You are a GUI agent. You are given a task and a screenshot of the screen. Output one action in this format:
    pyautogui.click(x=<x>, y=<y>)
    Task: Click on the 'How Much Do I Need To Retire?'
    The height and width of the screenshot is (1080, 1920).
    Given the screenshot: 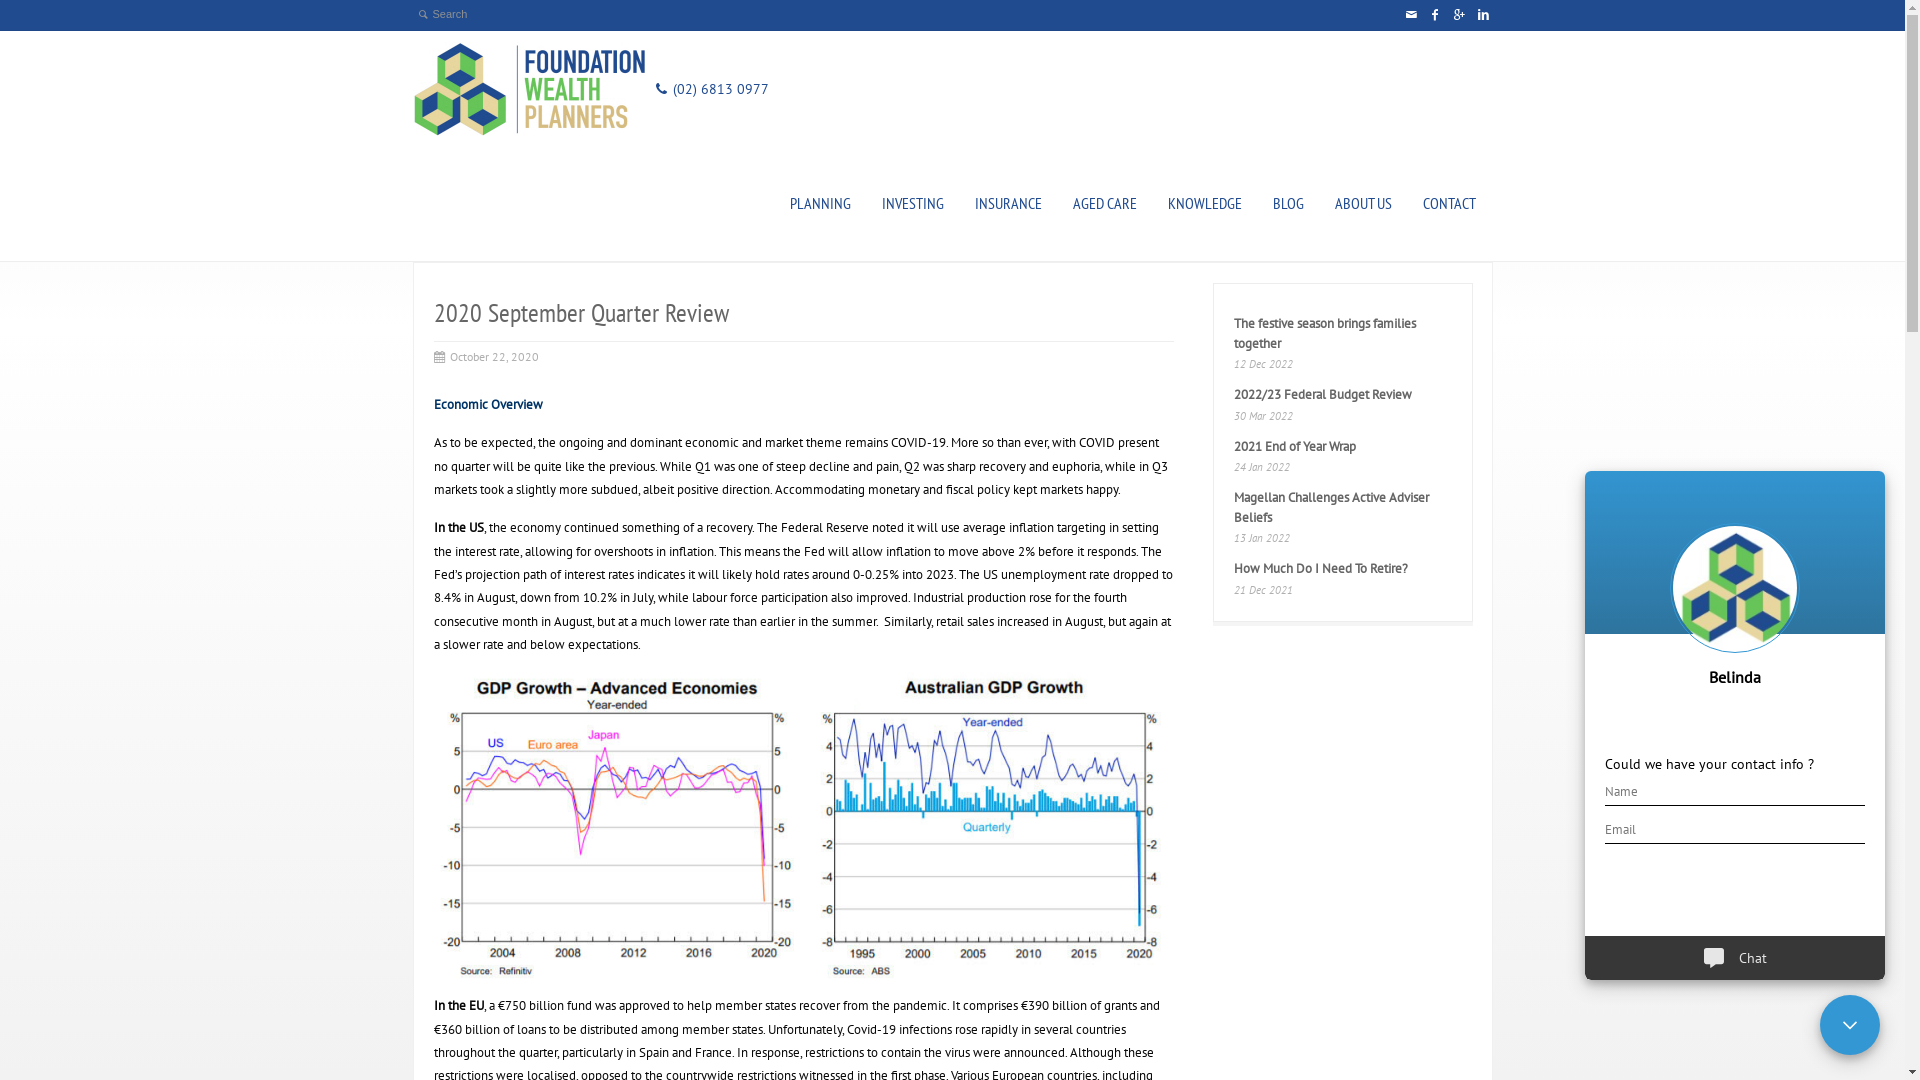 What is the action you would take?
    pyautogui.click(x=1232, y=568)
    